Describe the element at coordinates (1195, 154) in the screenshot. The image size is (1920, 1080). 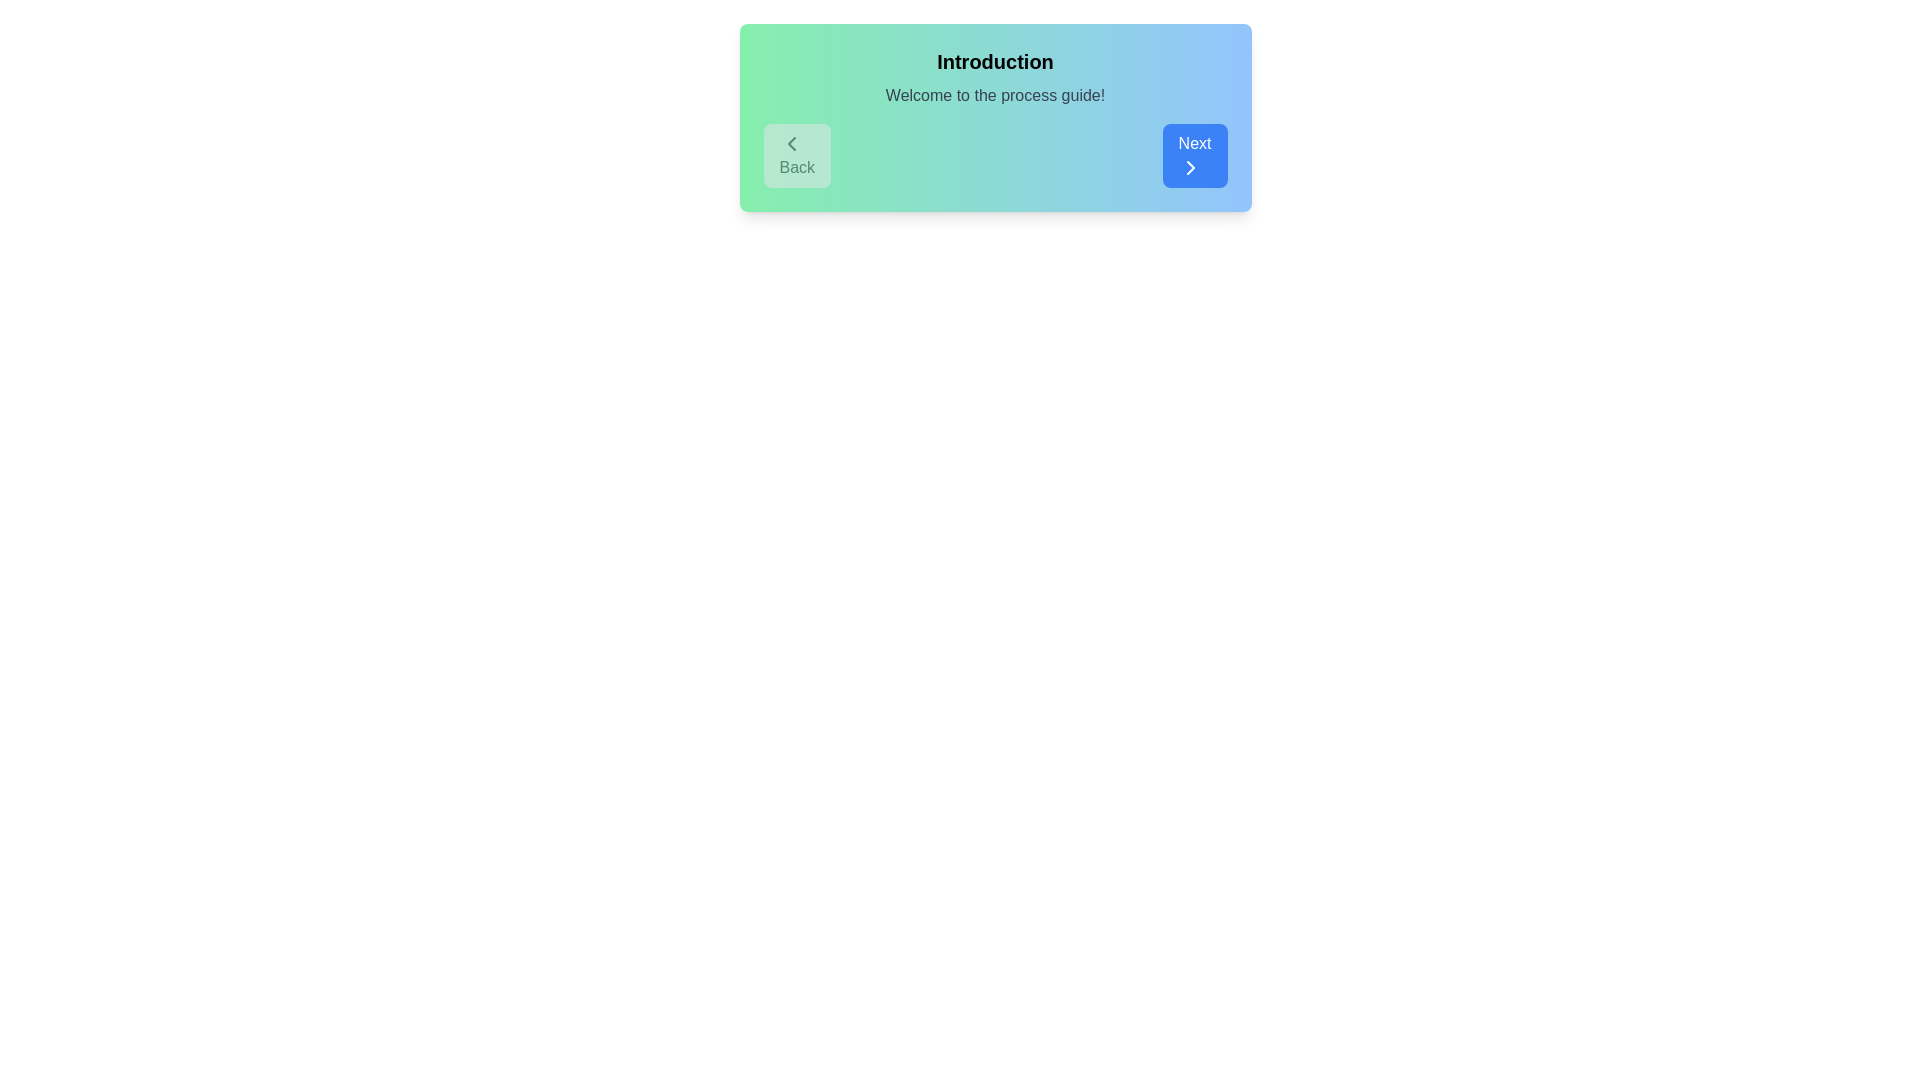
I see `the 'Next' button to navigate to the next step` at that location.